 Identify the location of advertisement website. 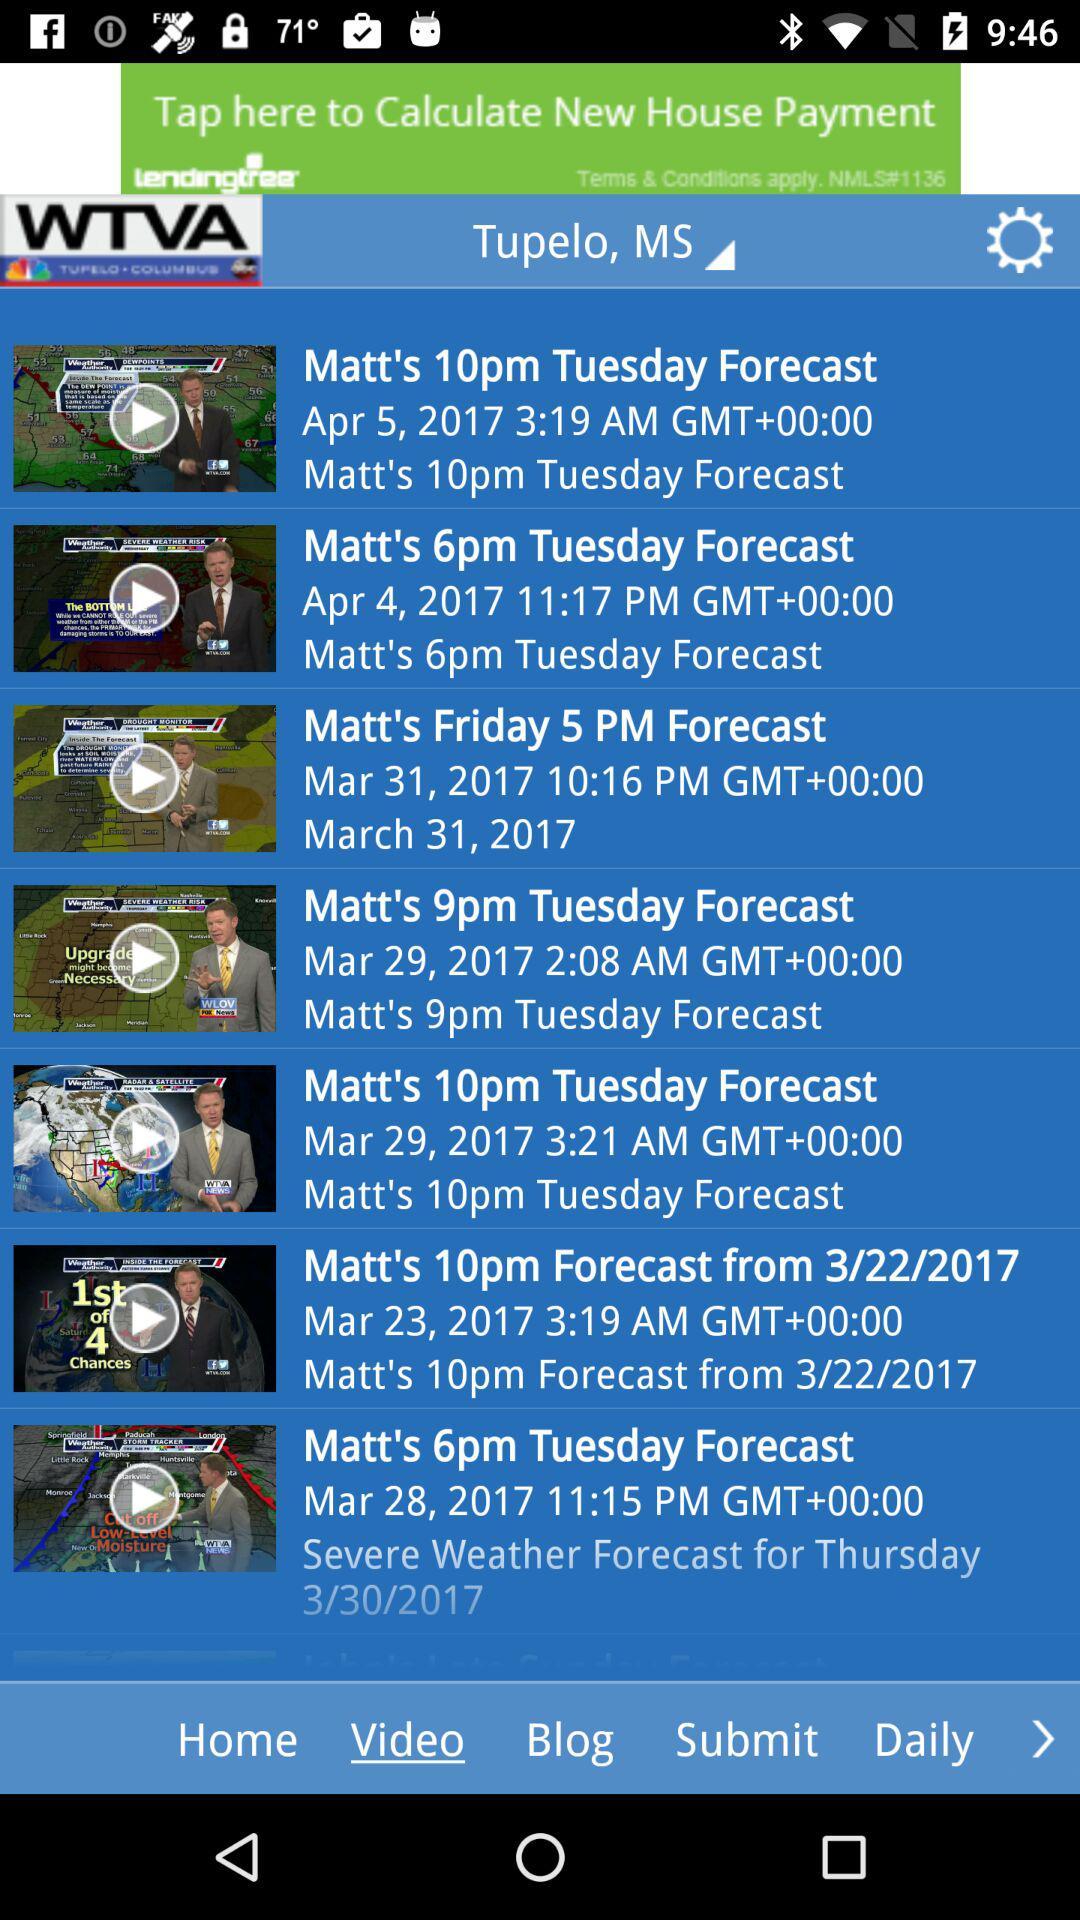
(540, 127).